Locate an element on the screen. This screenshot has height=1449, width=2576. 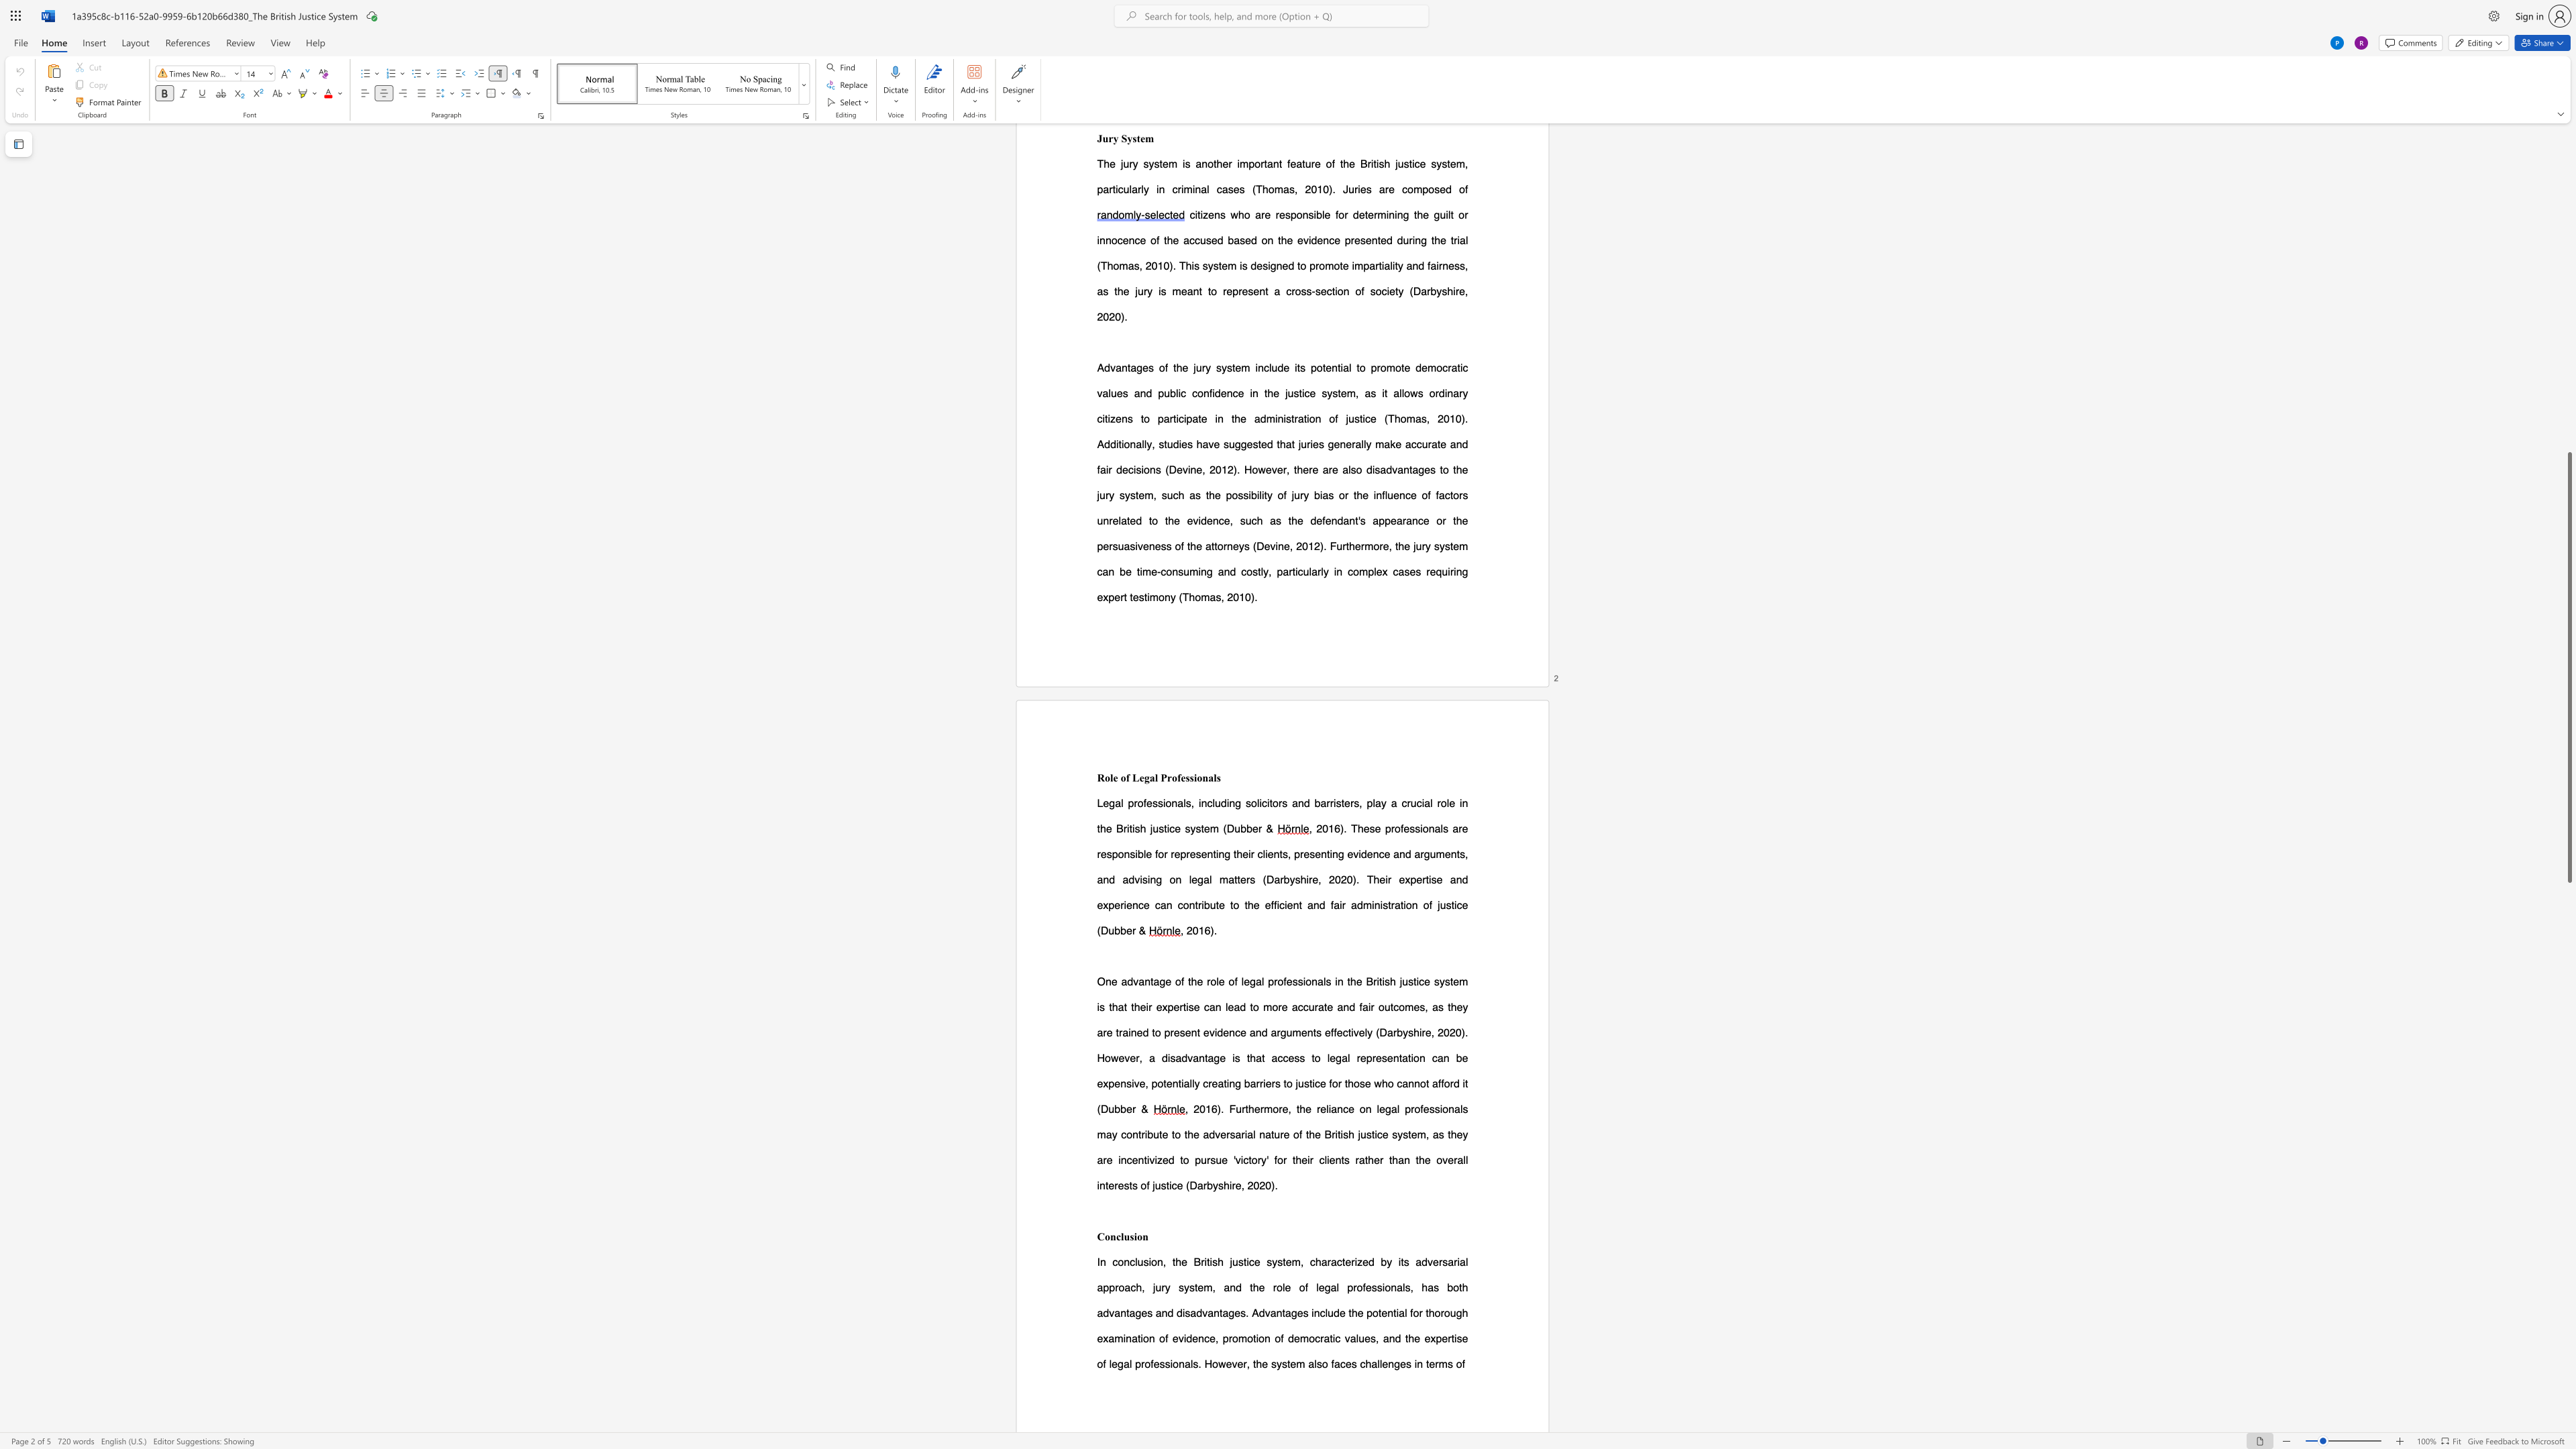
the subset text "rs (Dar" within the text "their clients, presenting evidence and arguments, and advising on legal matters (Darbyshire," is located at coordinates (1245, 878).